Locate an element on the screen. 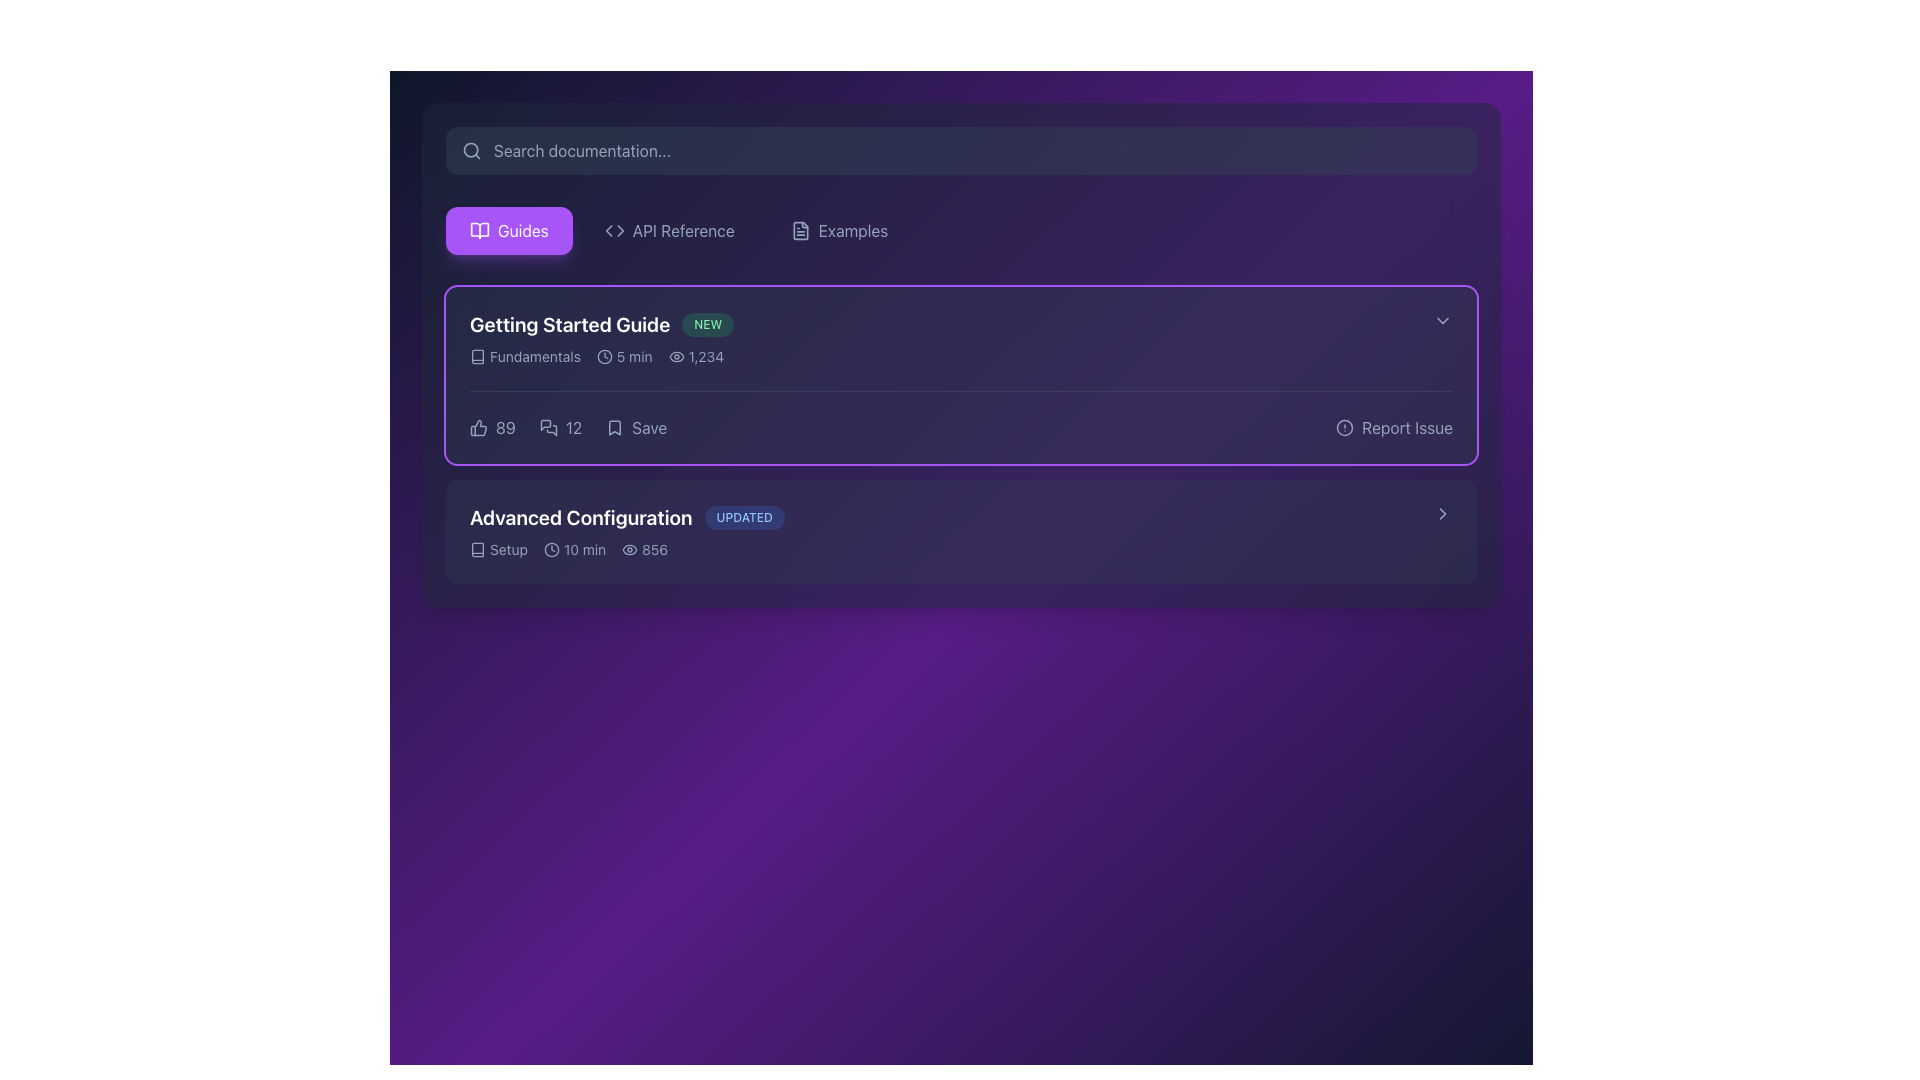  the label representing a count or statistic located in the 'Advanced Configuration' section, positioned to the right of the eye-shaped icon is located at coordinates (655, 550).